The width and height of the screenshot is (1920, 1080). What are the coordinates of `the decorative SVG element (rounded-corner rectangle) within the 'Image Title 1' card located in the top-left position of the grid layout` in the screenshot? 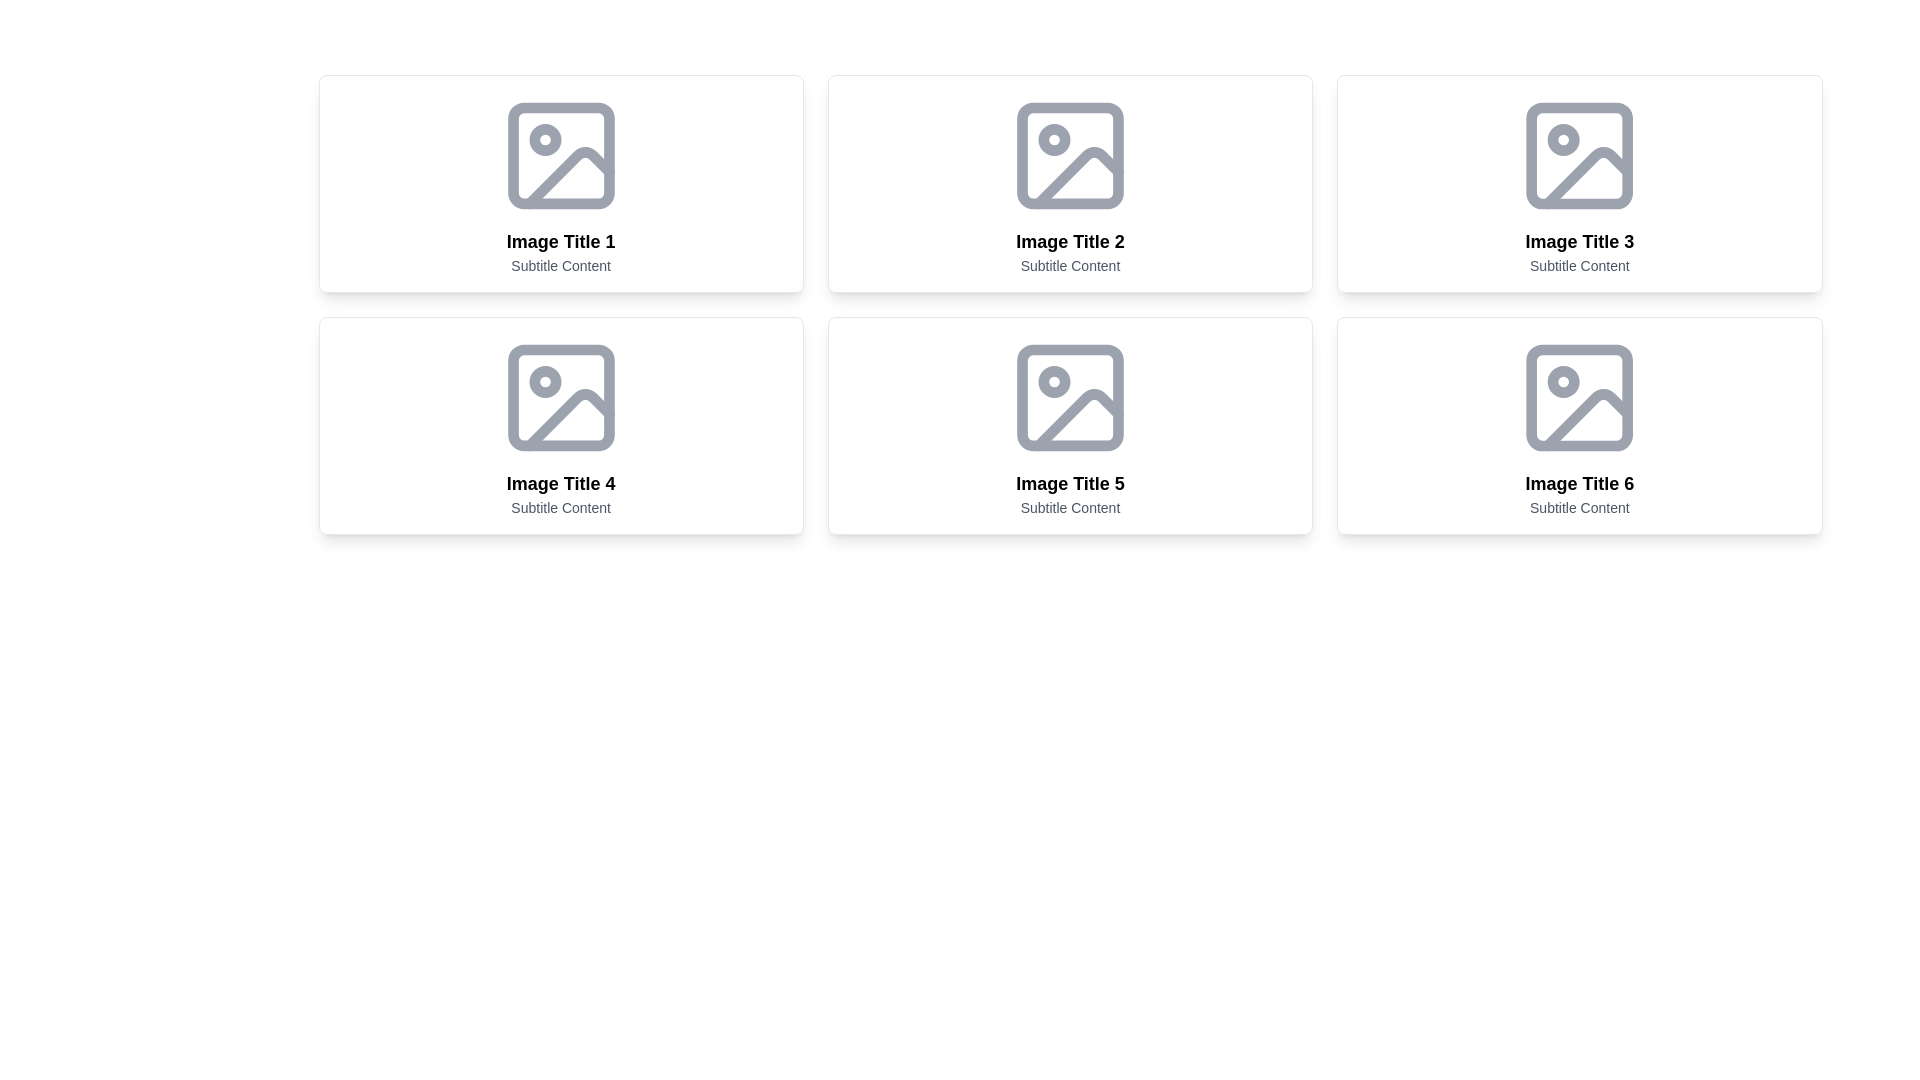 It's located at (560, 154).